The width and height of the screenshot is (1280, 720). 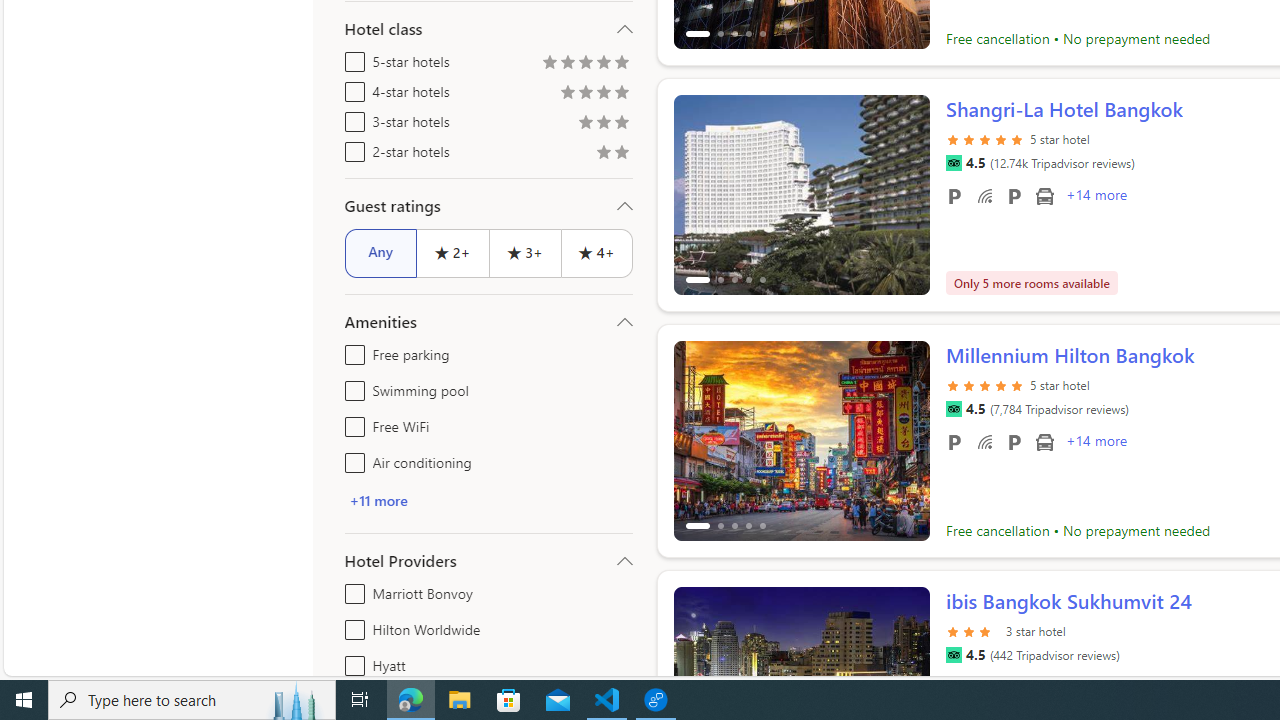 I want to click on '4-star hotels', so click(x=351, y=87).